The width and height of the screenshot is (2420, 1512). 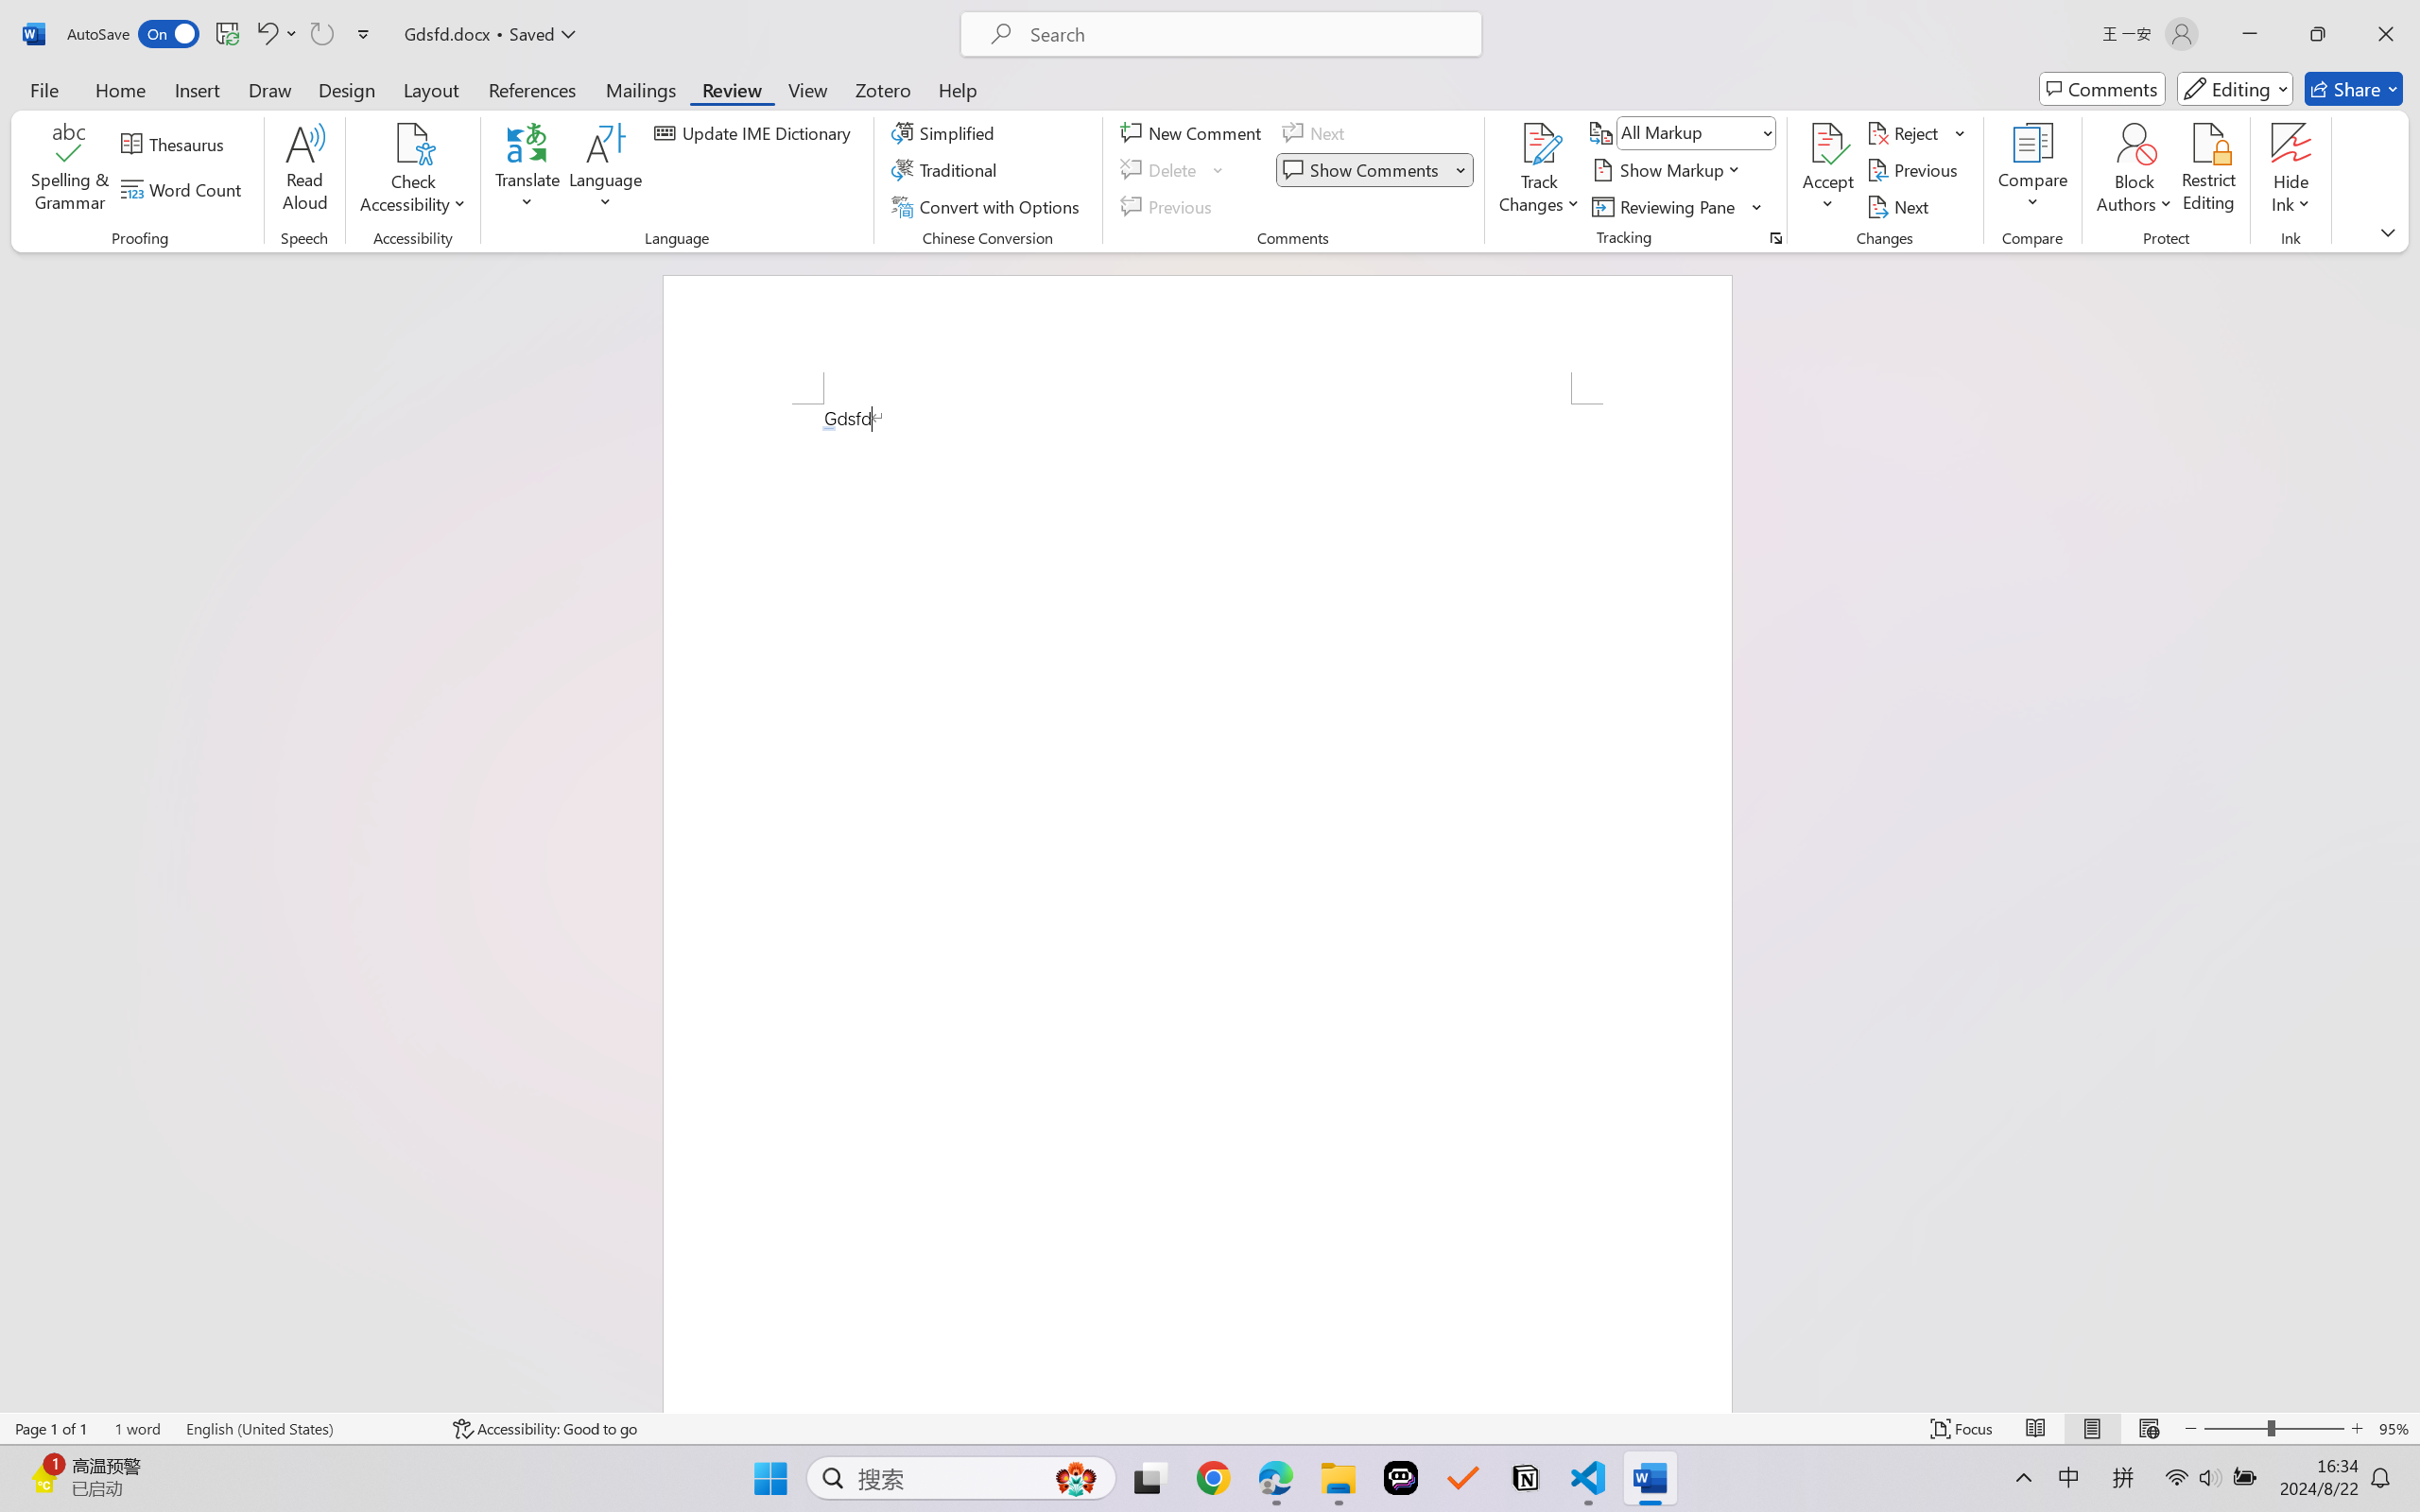 I want to click on 'Delete', so click(x=1161, y=170).